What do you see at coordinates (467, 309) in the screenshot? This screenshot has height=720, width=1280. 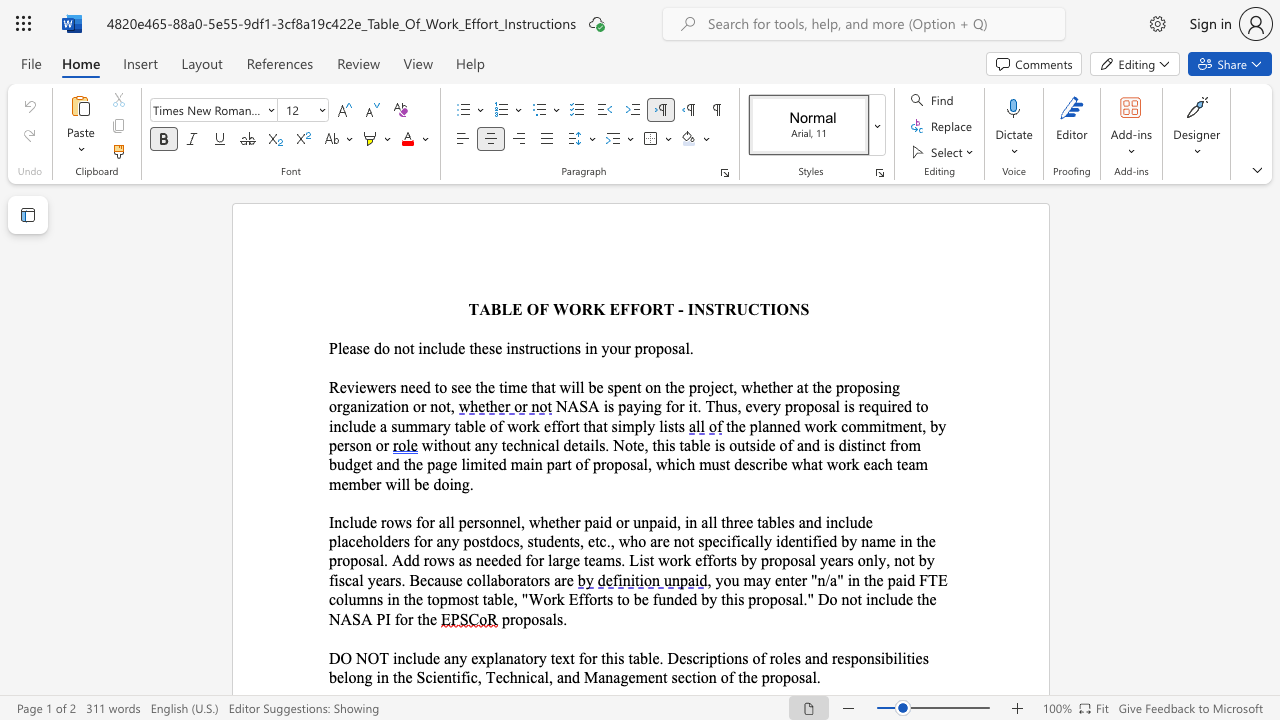 I see `the subset text "TABLE OF WORK E" within the text "TABLE OF WORK EFFORT - INSTRUCTIONS"` at bounding box center [467, 309].